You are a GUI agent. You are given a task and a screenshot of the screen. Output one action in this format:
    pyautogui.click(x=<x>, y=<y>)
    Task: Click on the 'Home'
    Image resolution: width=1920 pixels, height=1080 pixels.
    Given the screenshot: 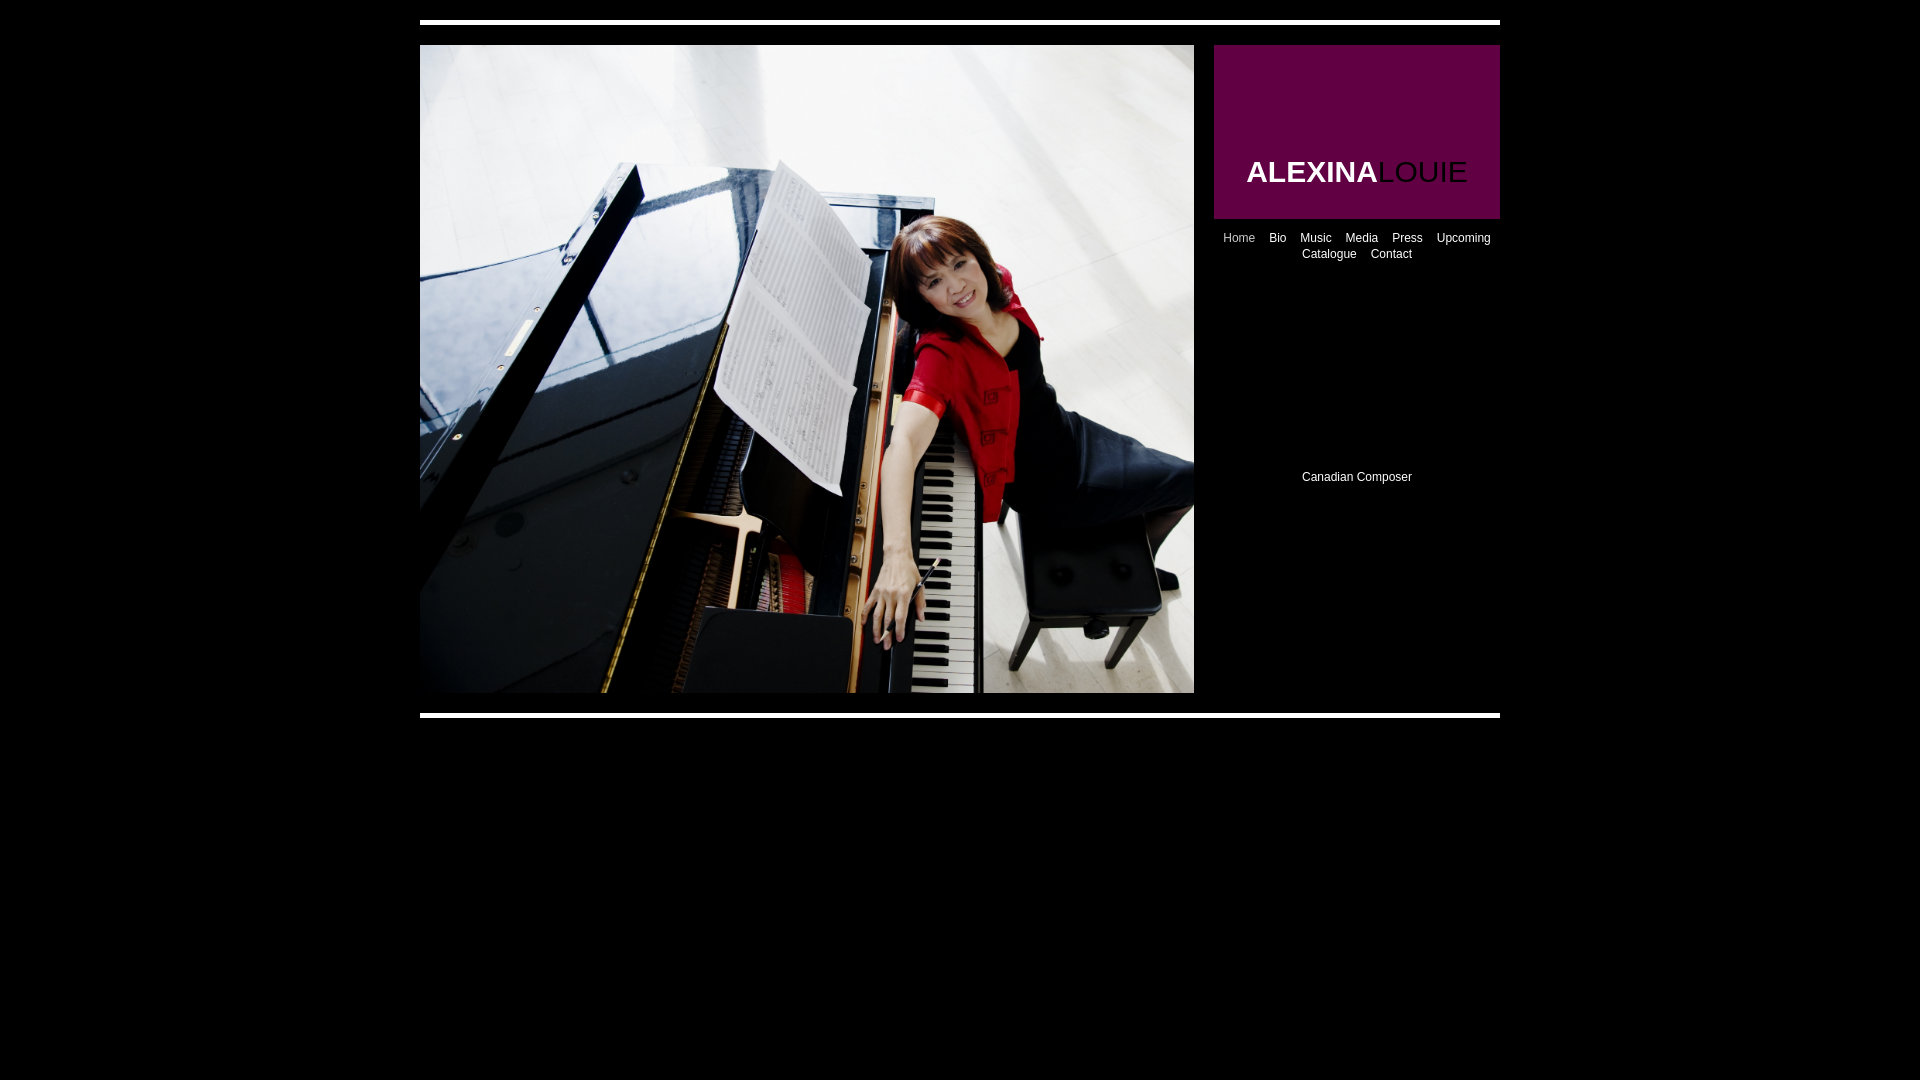 What is the action you would take?
    pyautogui.click(x=1222, y=237)
    